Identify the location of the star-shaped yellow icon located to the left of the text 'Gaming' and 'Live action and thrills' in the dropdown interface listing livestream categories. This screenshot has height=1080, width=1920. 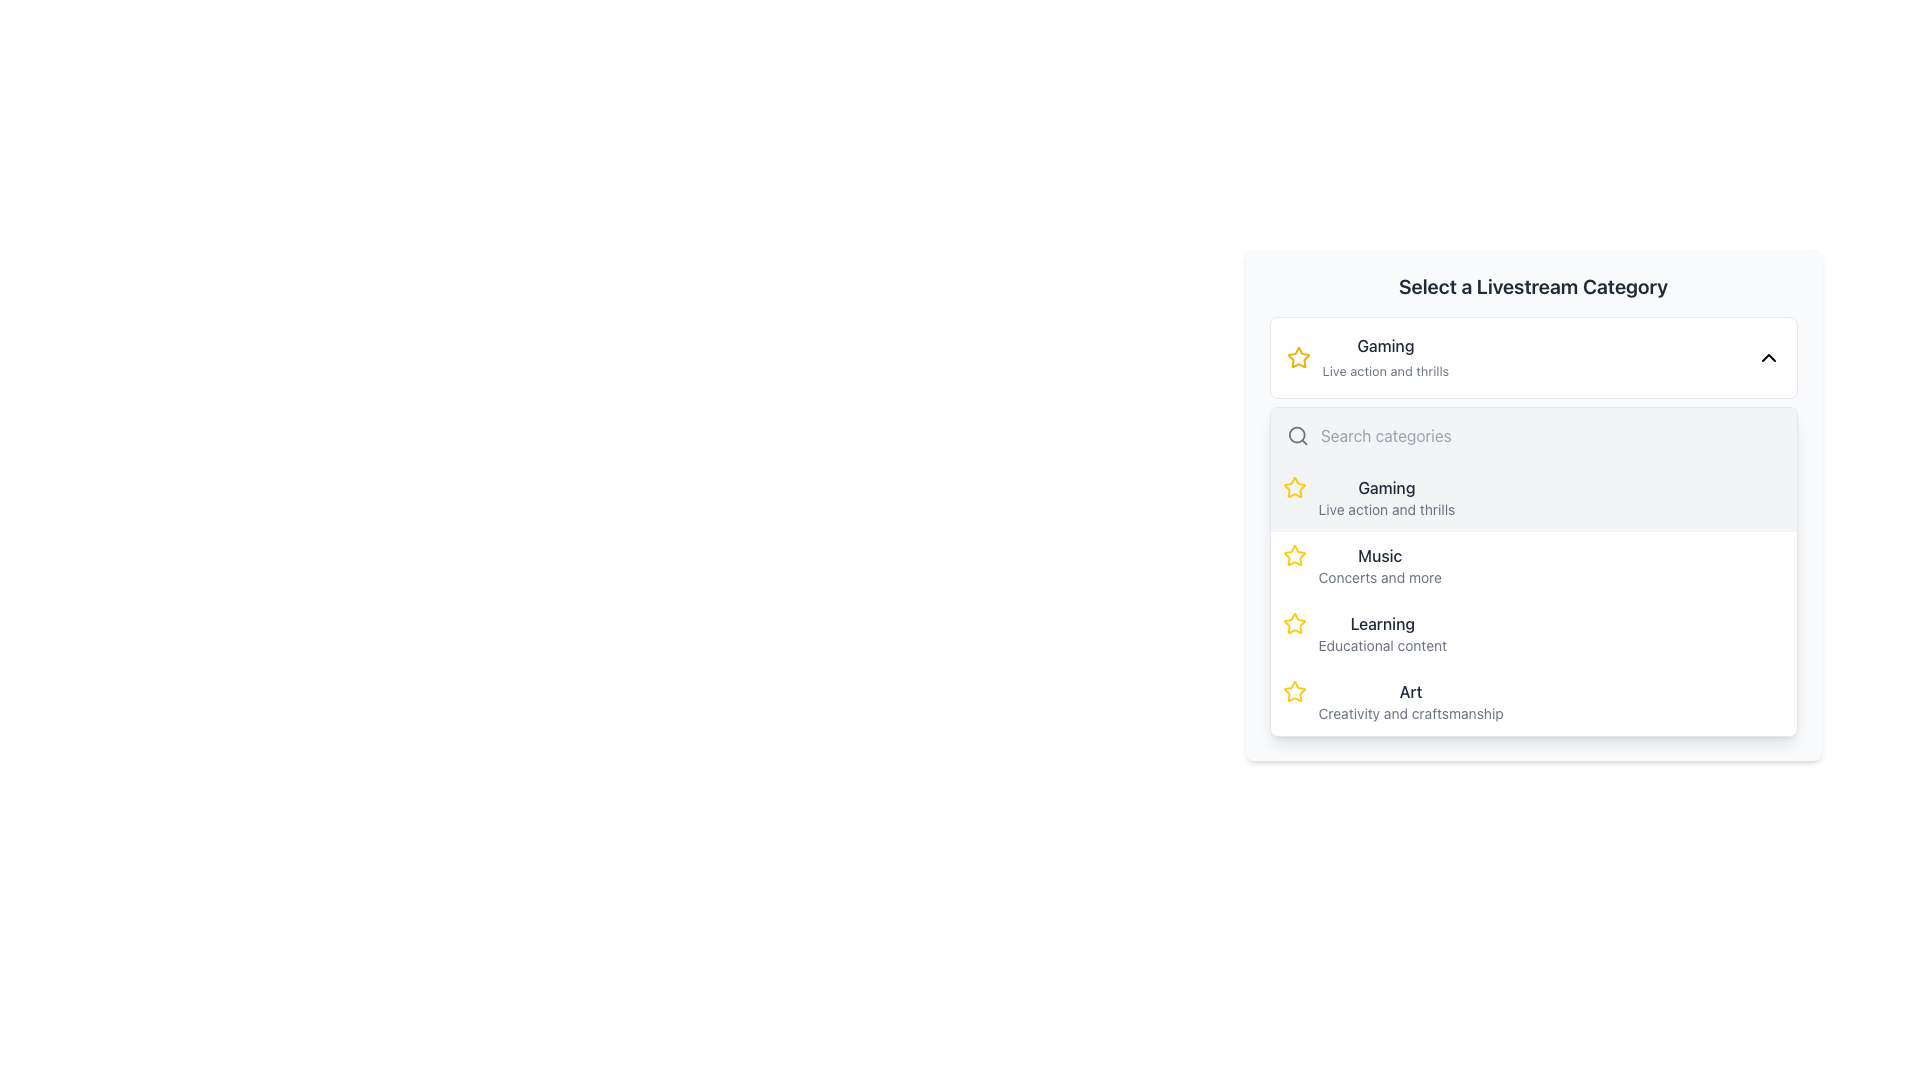
(1298, 357).